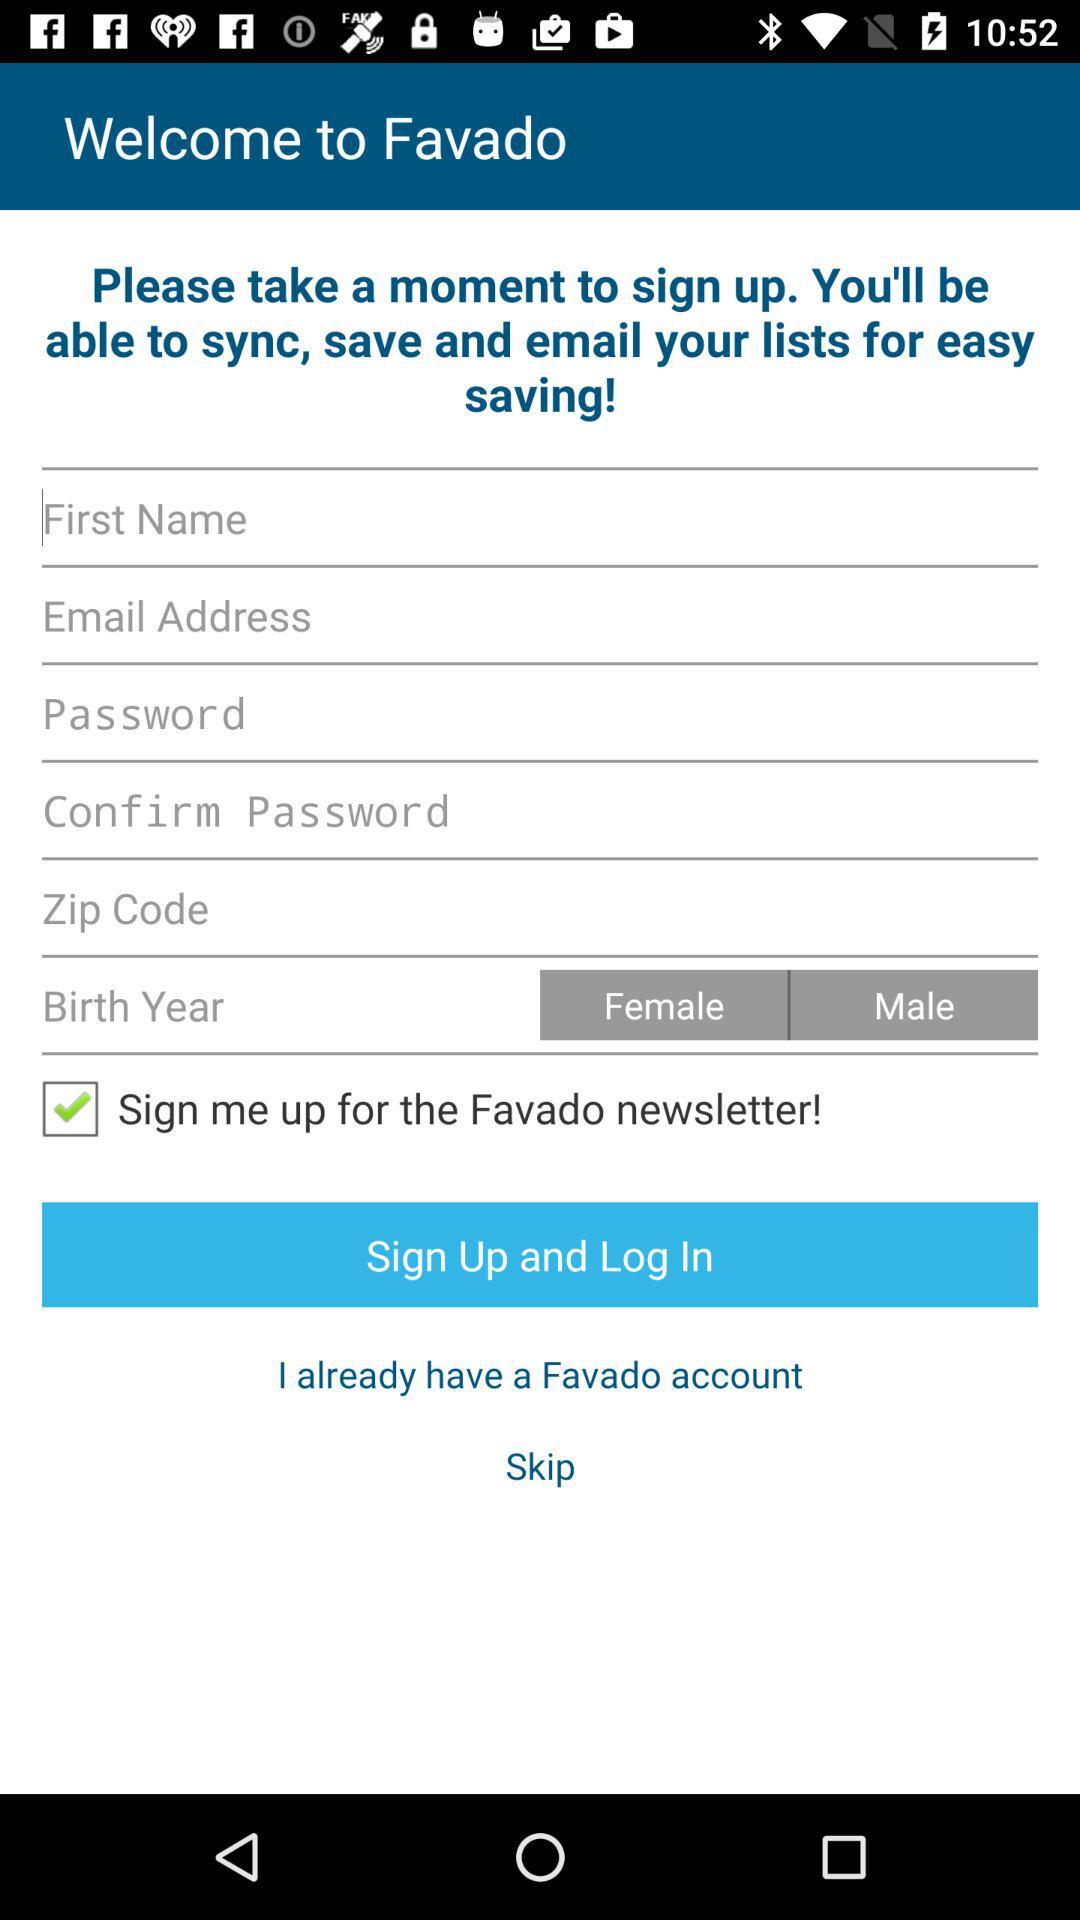  Describe the element at coordinates (540, 906) in the screenshot. I see `zipcode` at that location.